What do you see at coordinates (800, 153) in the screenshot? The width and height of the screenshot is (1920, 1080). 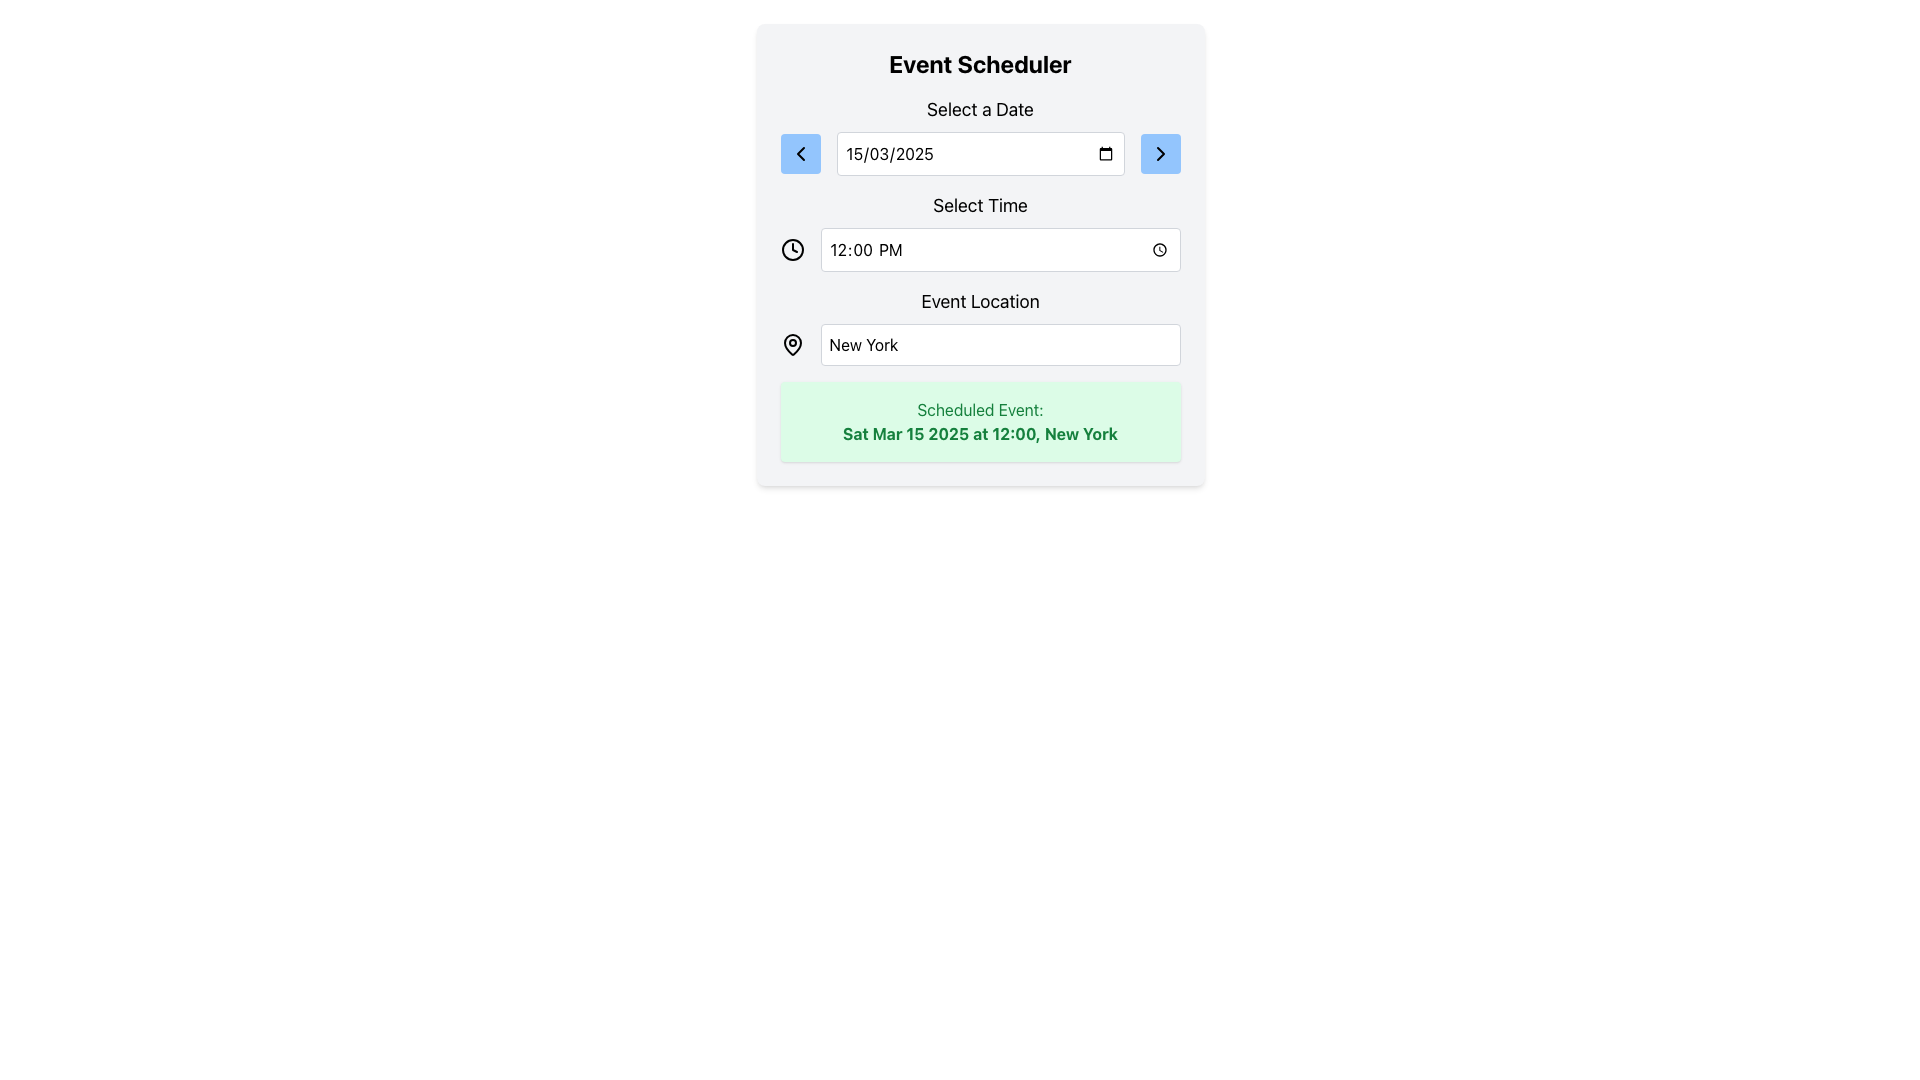 I see `the minimalist left-pointing chevron icon to decrement the date in the 'Select a Date' input field of the event scheduler interface` at bounding box center [800, 153].